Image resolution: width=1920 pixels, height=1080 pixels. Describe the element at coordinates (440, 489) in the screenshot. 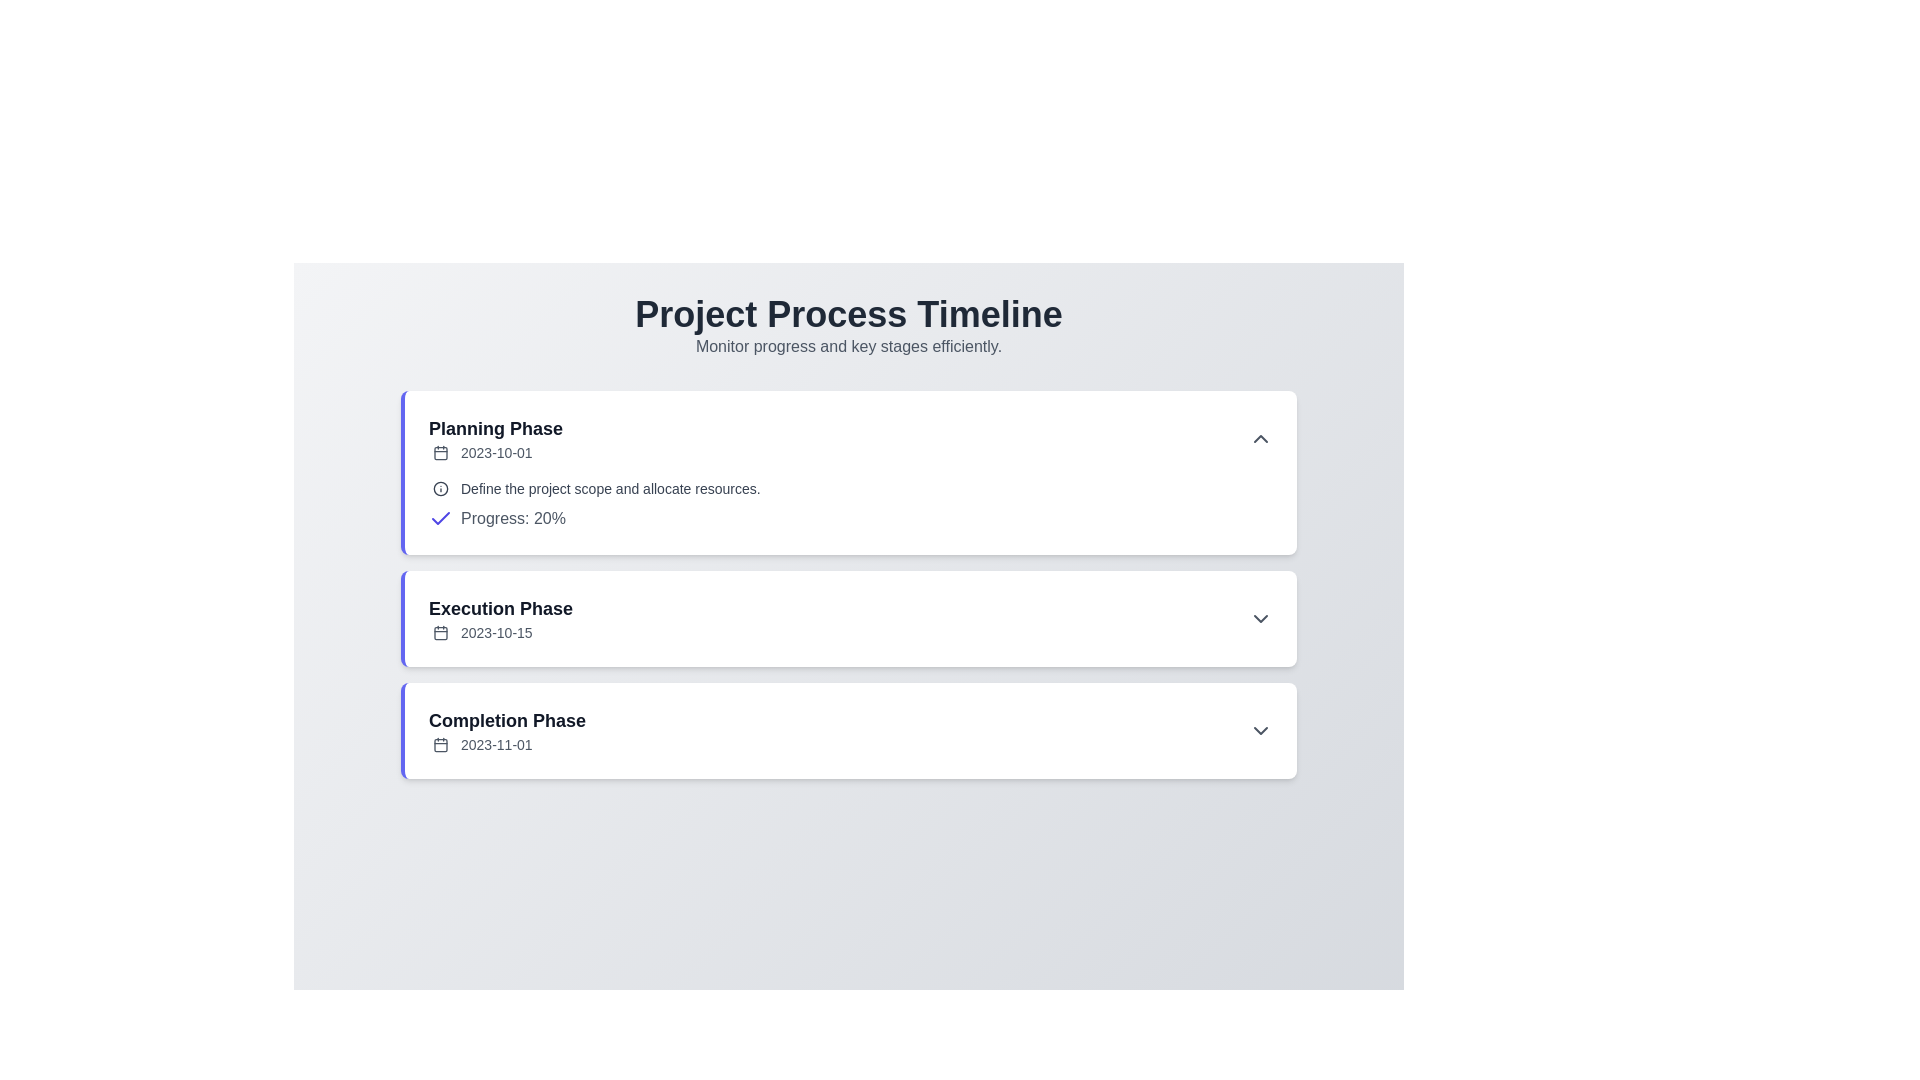

I see `the circular 'info' icon located in the 'Planning Phase' section, positioned before the text 'Define the project scope and allocate resources.'` at that location.